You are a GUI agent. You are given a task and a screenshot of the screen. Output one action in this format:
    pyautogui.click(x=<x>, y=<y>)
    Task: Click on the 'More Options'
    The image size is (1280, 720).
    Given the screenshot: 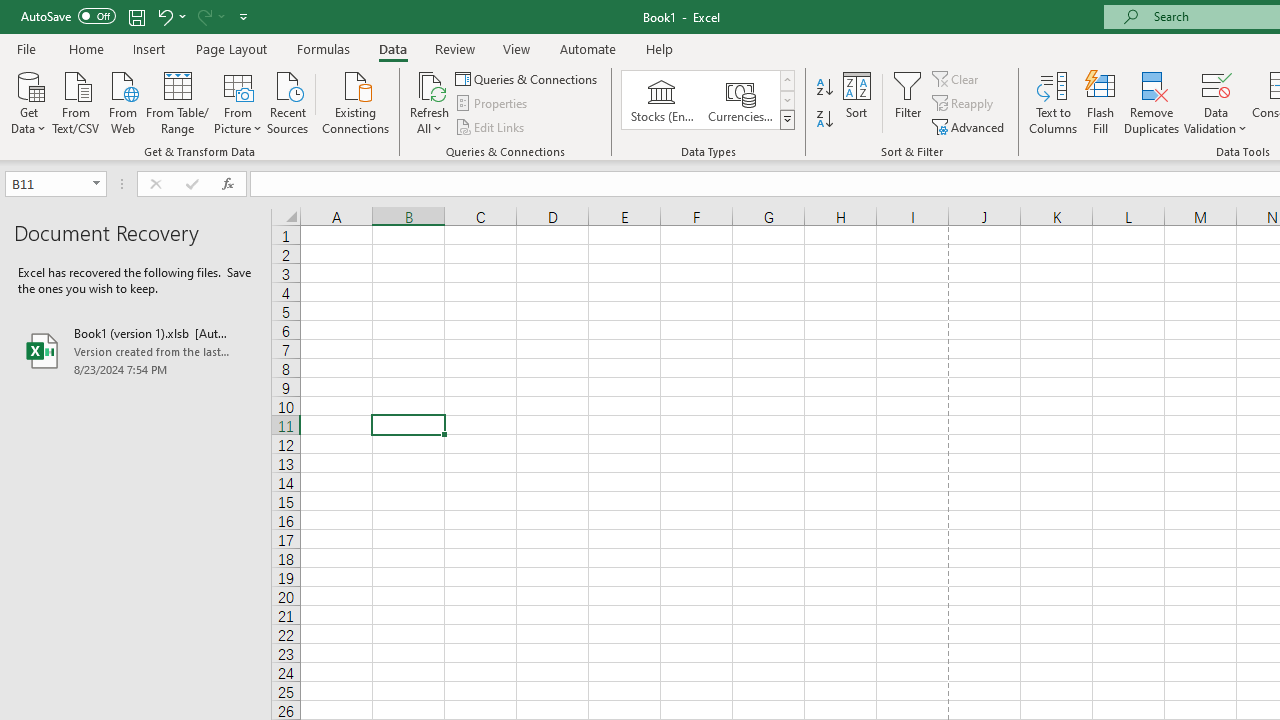 What is the action you would take?
    pyautogui.click(x=1215, y=121)
    